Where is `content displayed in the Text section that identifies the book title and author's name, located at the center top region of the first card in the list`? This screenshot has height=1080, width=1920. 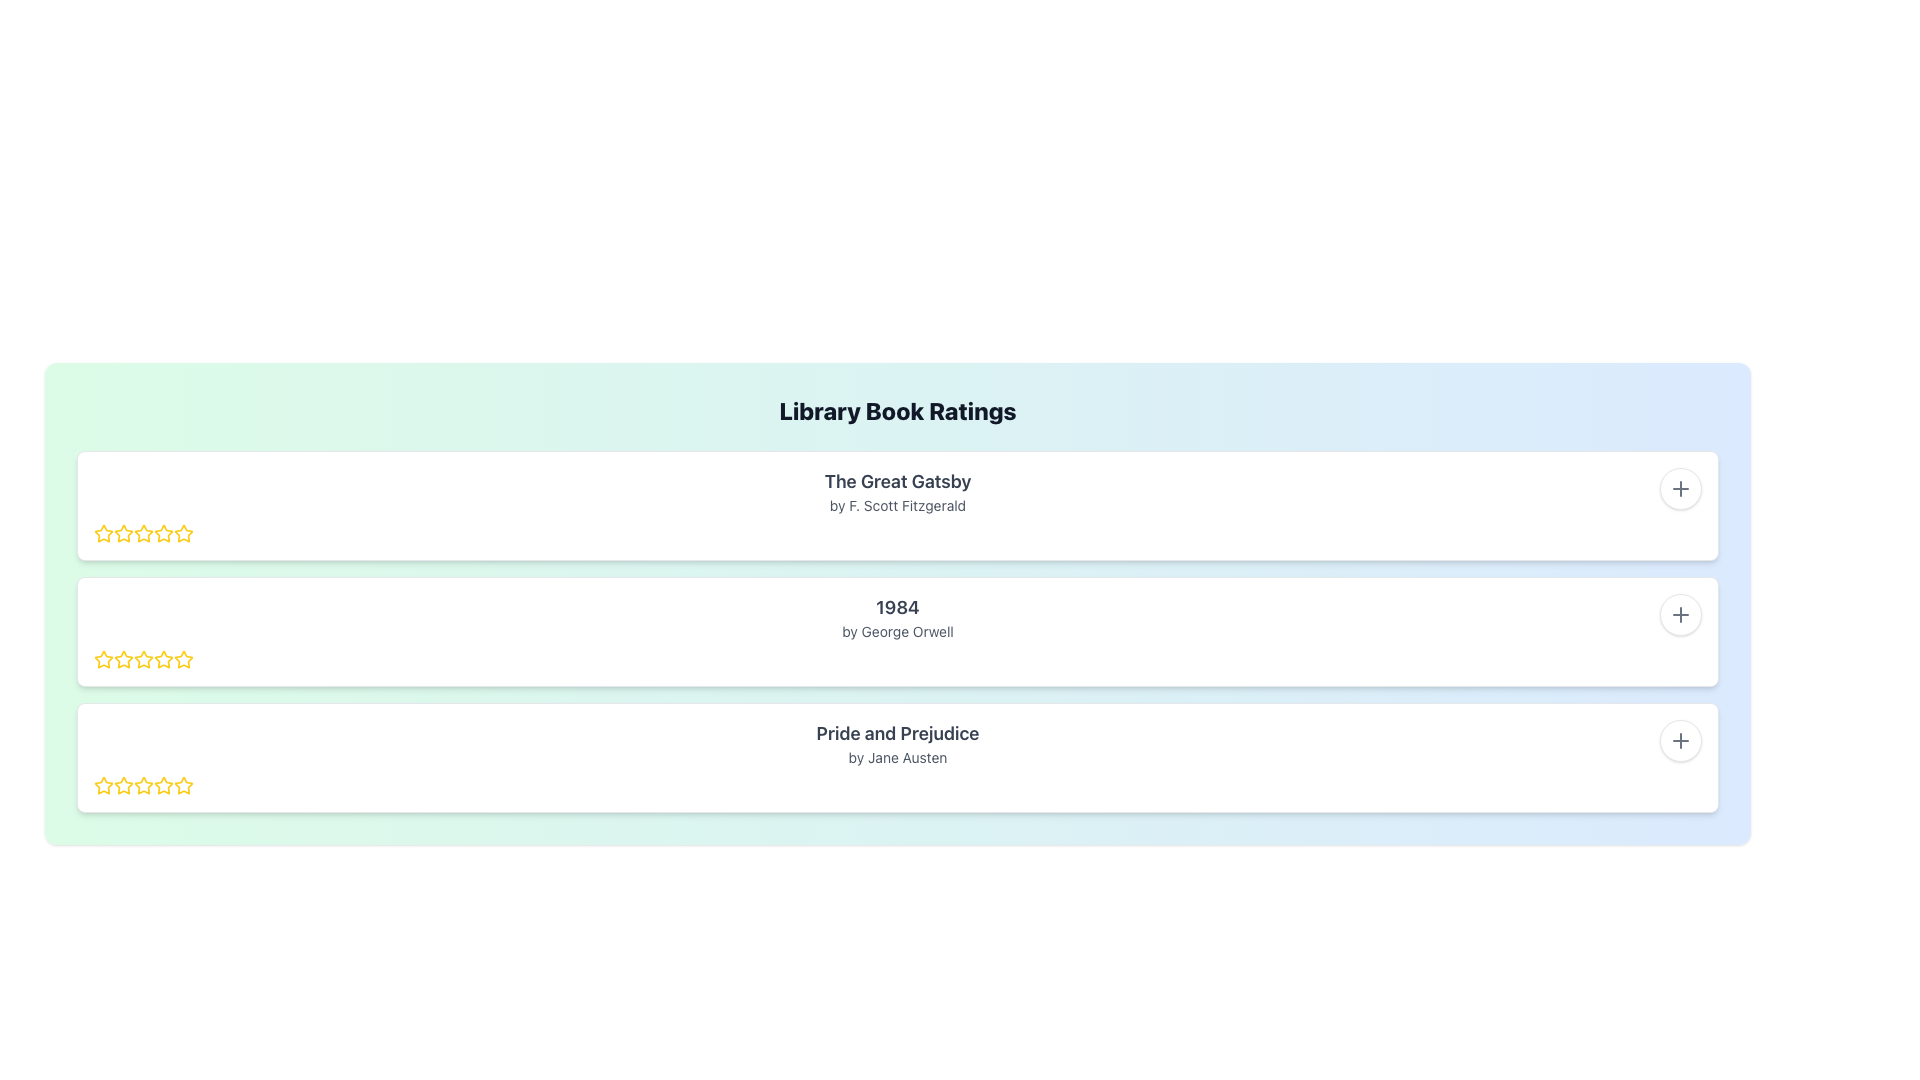
content displayed in the Text section that identifies the book title and author's name, located at the center top region of the first card in the list is located at coordinates (896, 504).